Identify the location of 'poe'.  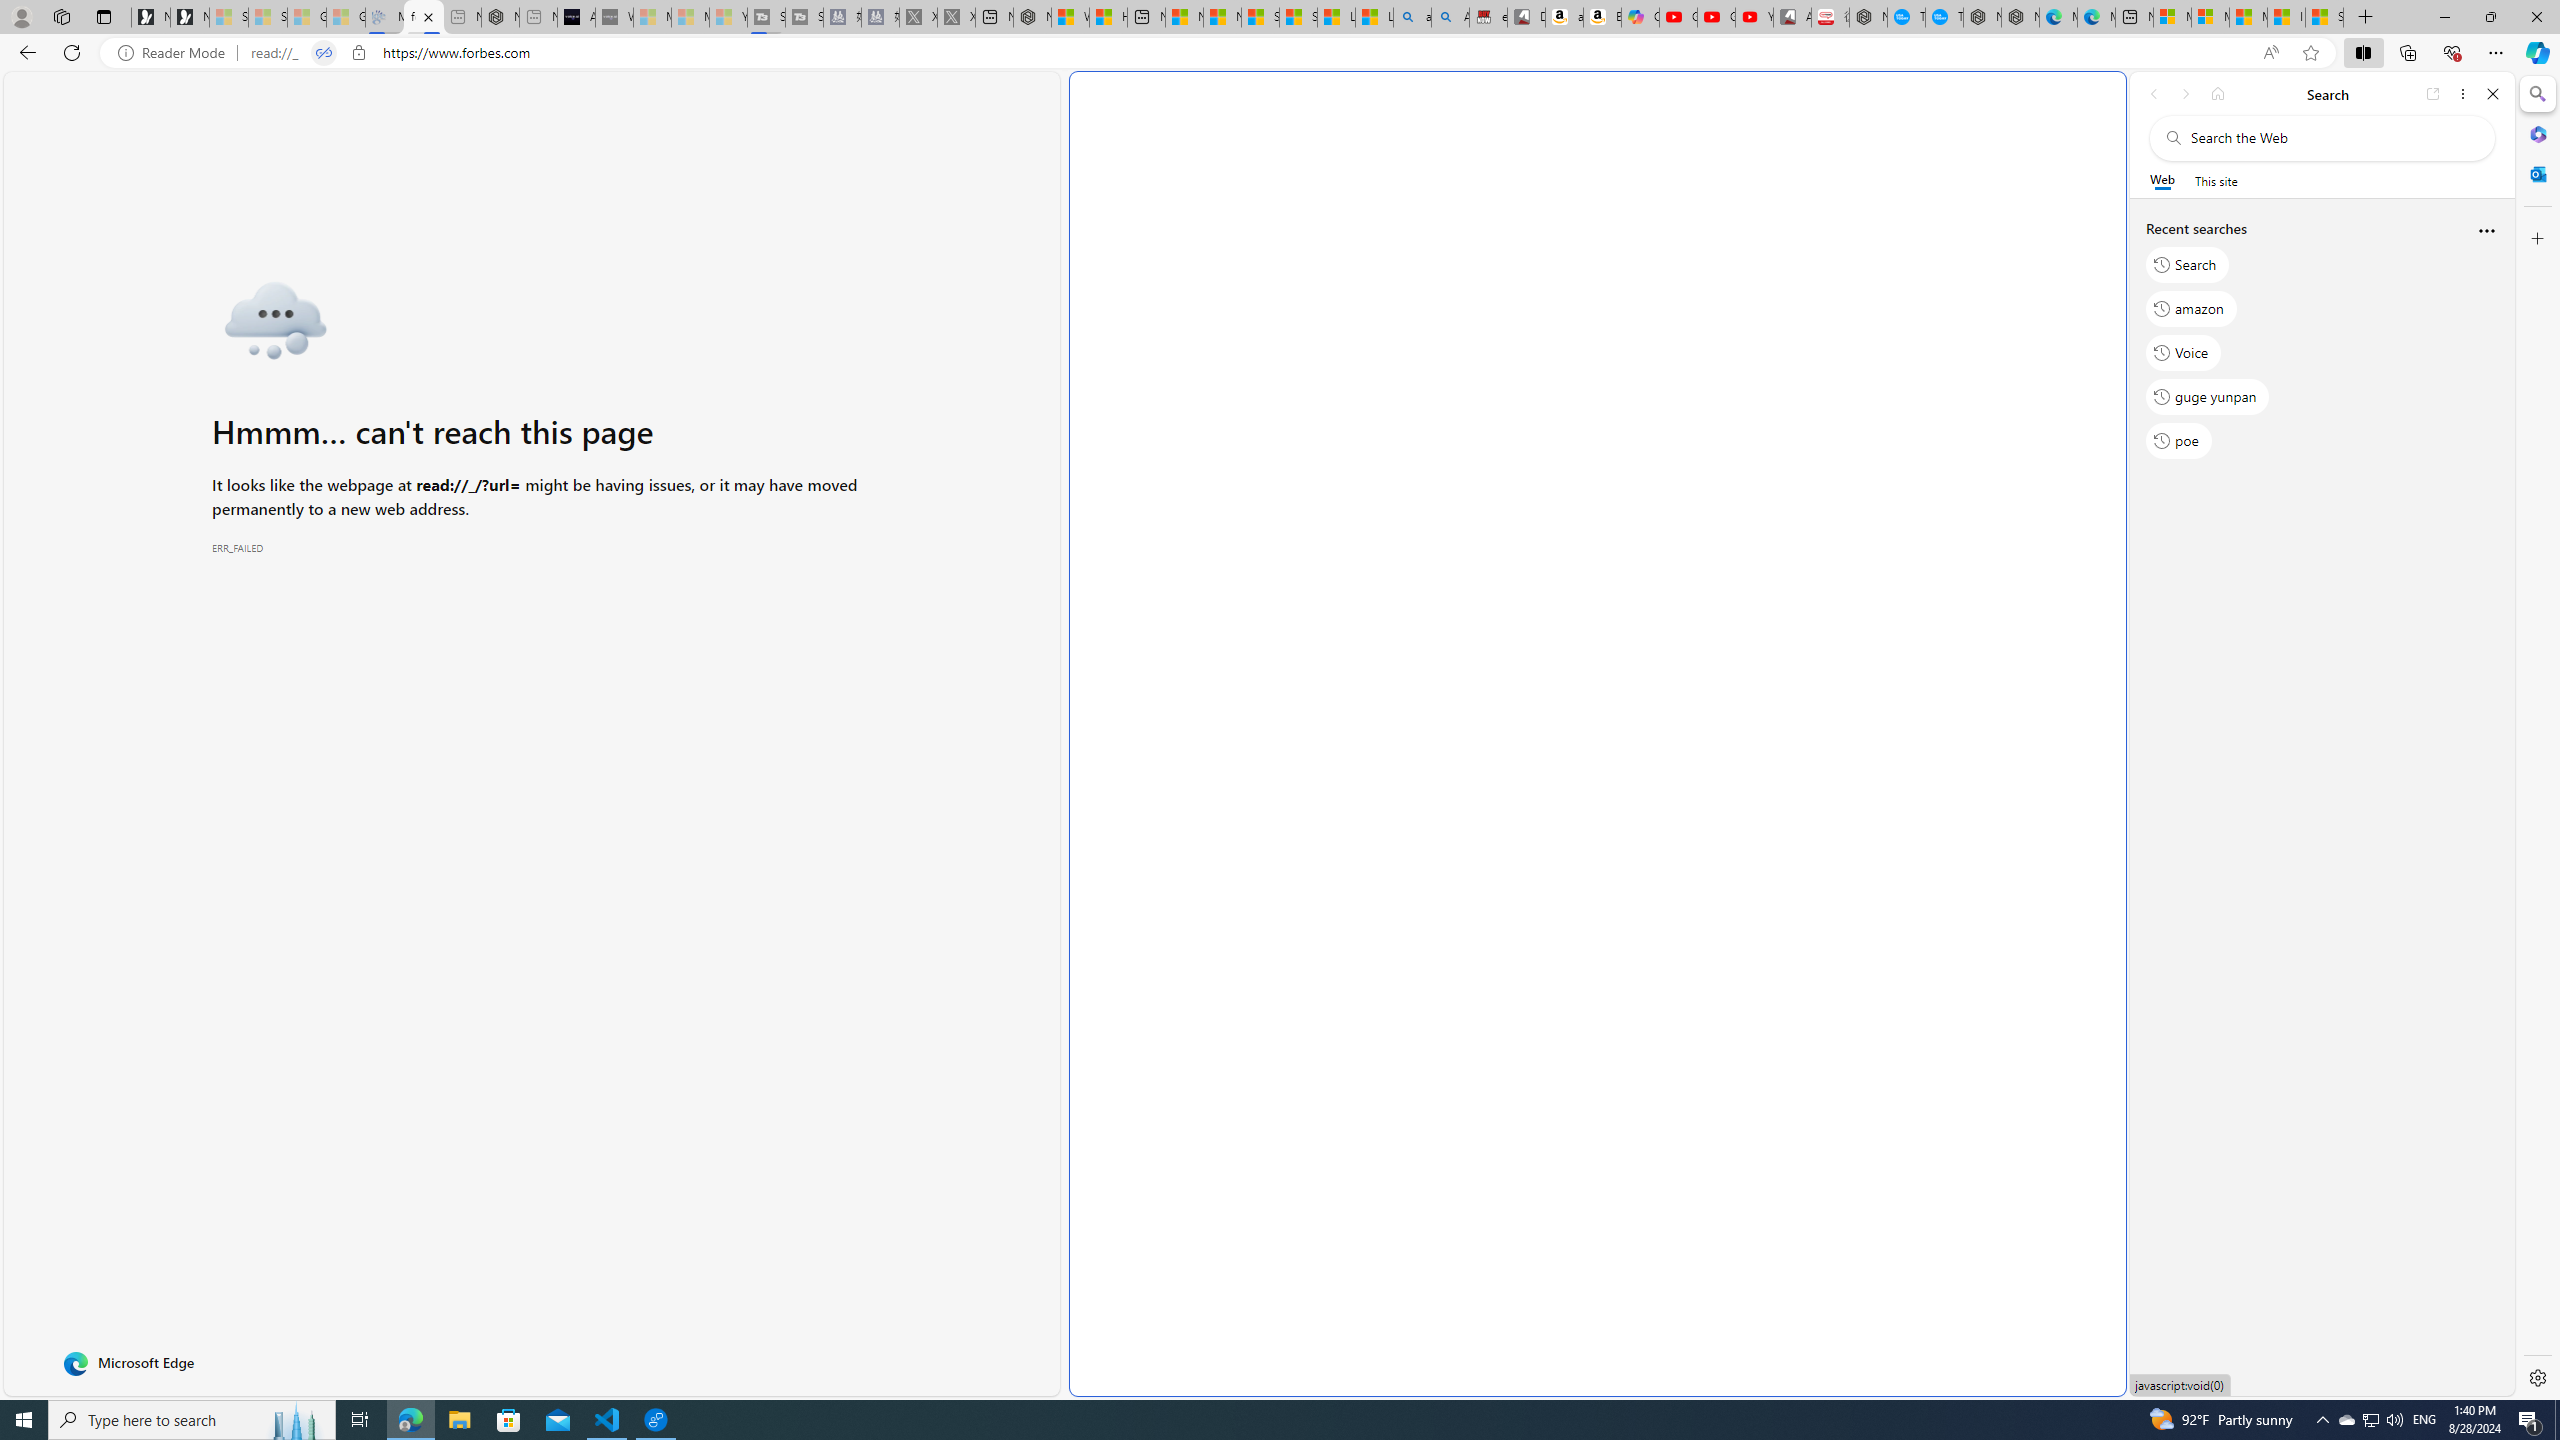
(2177, 440).